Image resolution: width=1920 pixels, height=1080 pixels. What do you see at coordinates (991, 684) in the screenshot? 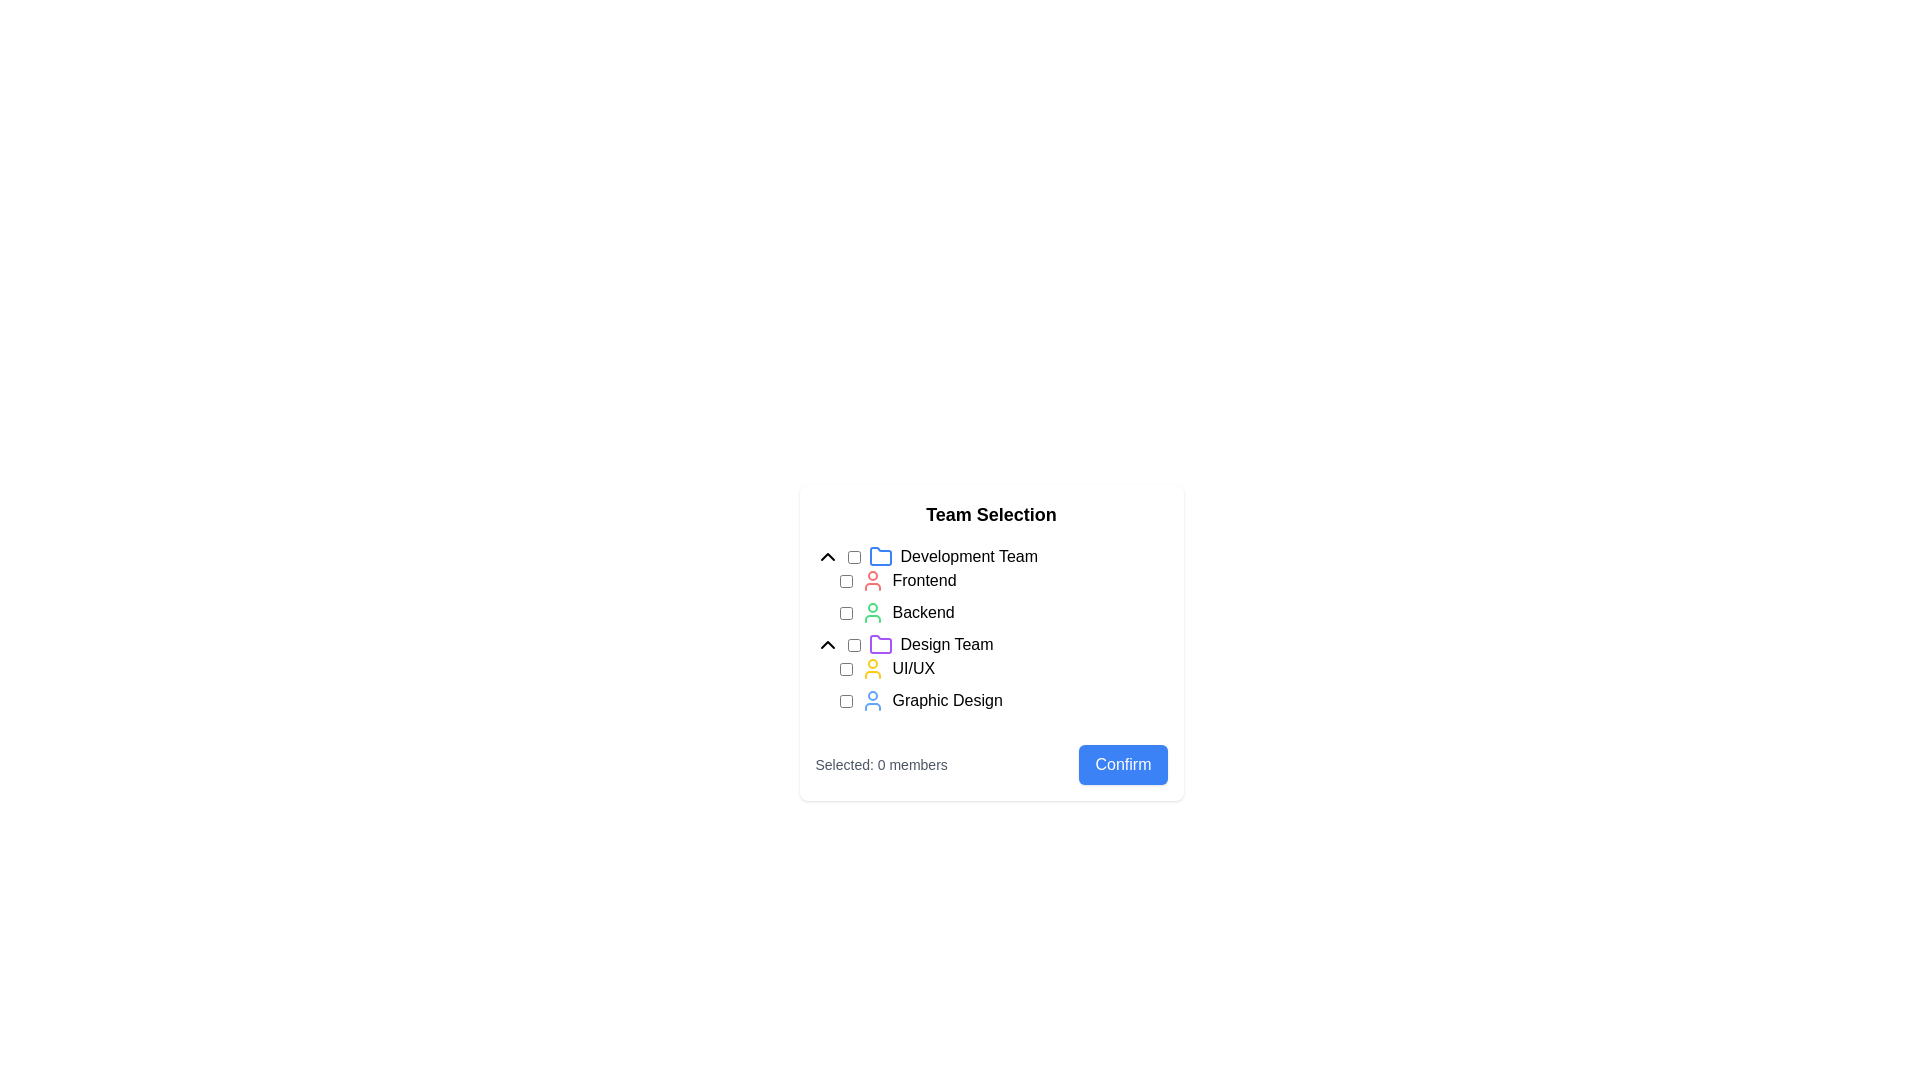
I see `the checkbox of the first selectable option for 'UI/UX' within the 'Design Team' category located above 'Graphic Design'` at bounding box center [991, 684].